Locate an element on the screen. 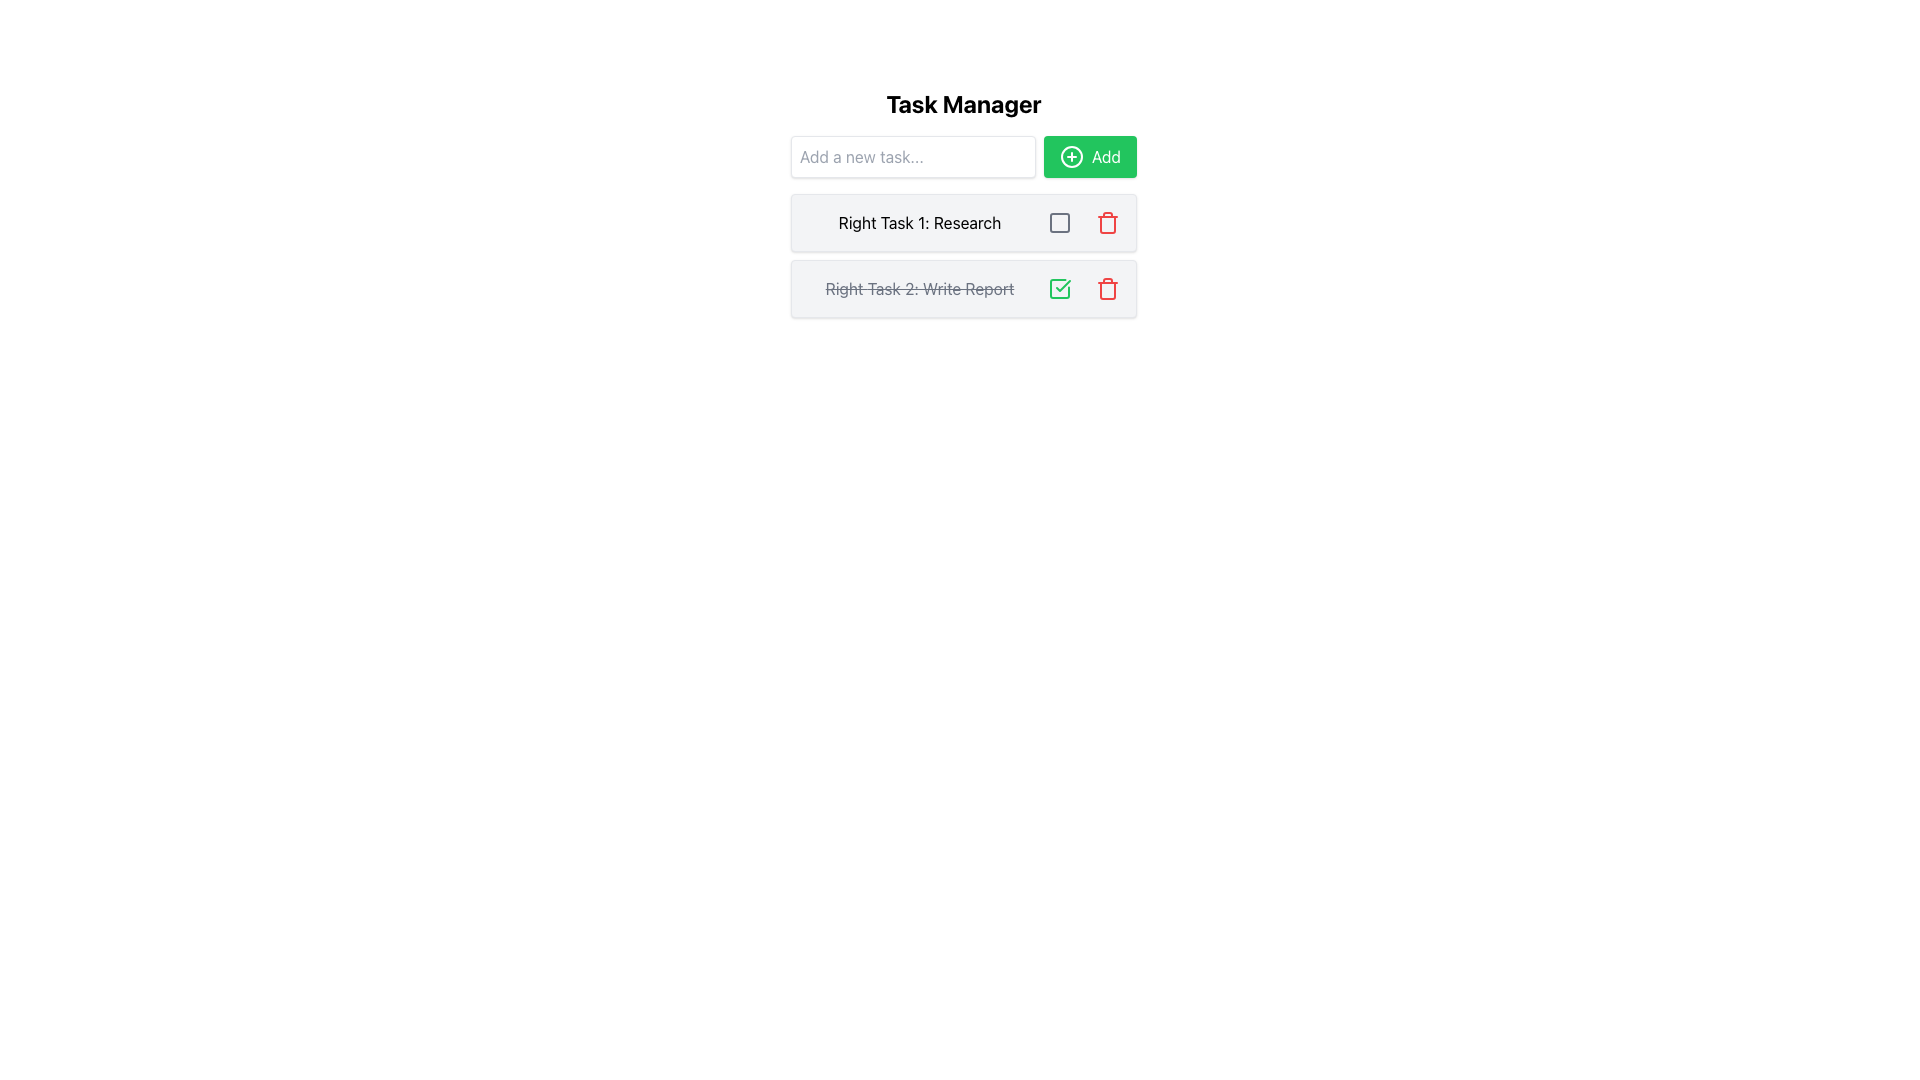 This screenshot has height=1080, width=1920. the green checkmark icon in the Checkbox with a custom SVG design is located at coordinates (1059, 289).